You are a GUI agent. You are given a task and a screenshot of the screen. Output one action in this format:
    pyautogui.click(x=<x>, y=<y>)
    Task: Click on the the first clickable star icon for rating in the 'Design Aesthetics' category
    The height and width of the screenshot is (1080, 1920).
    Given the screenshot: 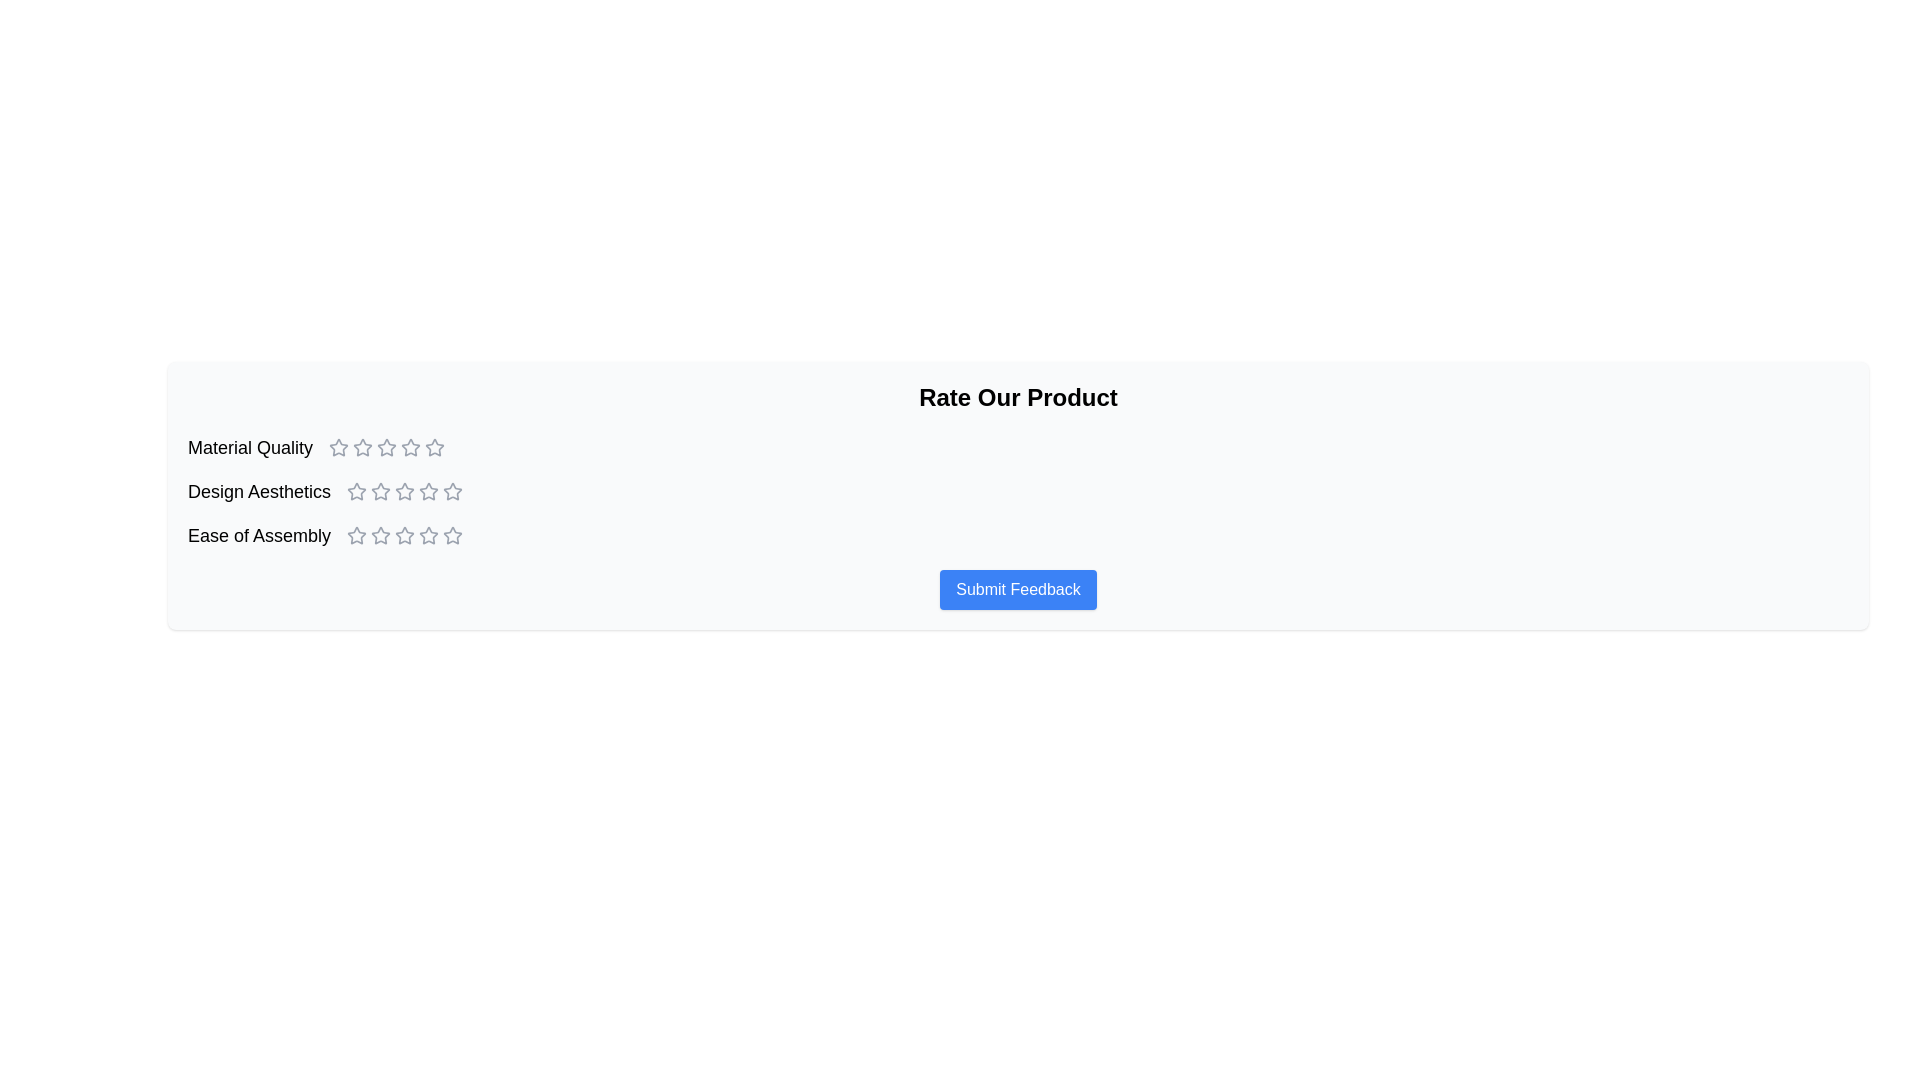 What is the action you would take?
    pyautogui.click(x=357, y=492)
    